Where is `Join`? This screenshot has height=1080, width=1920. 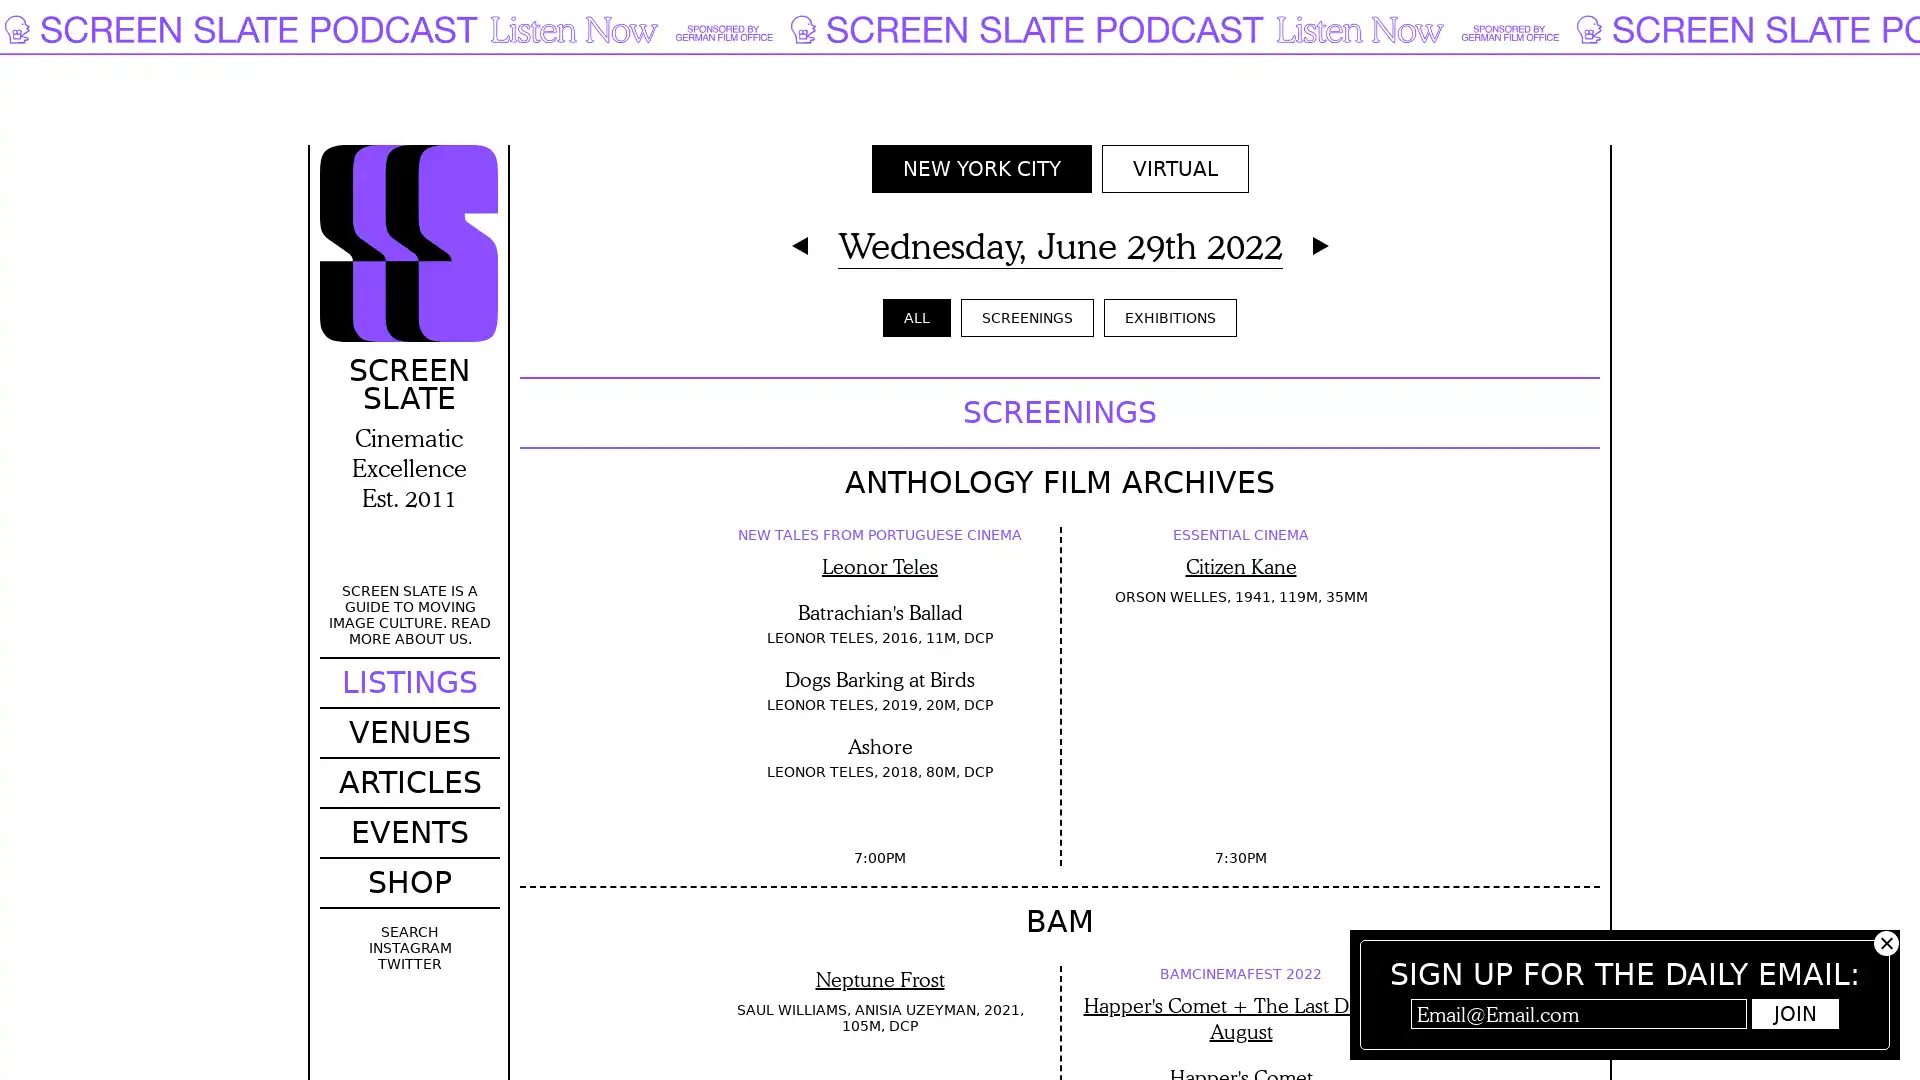
Join is located at coordinates (1795, 1014).